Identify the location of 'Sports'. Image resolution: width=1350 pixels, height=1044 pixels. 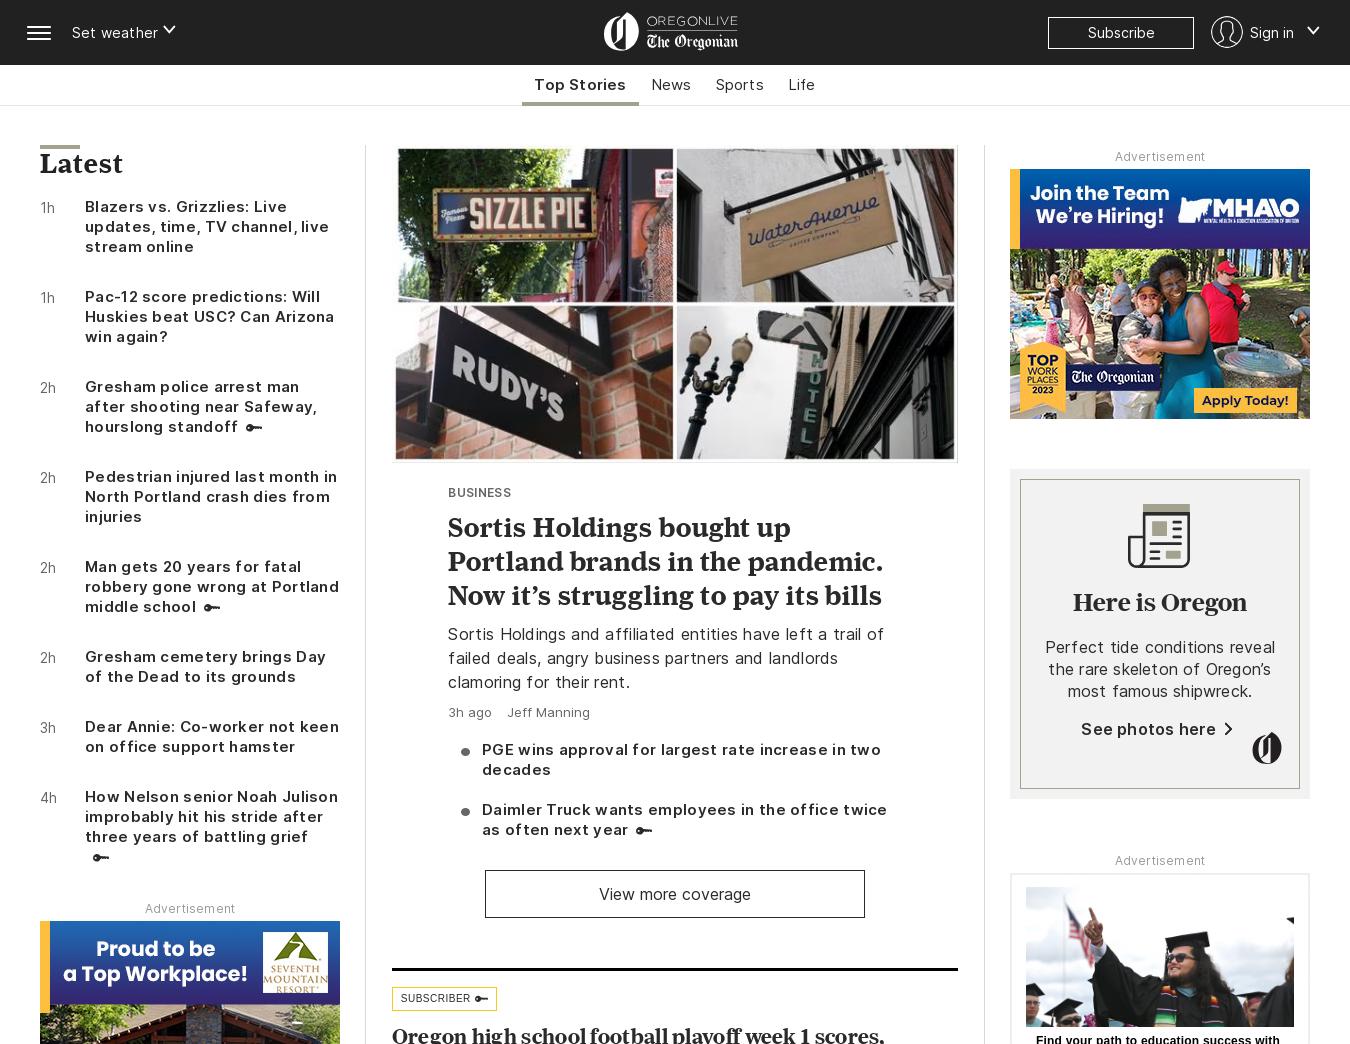
(737, 83).